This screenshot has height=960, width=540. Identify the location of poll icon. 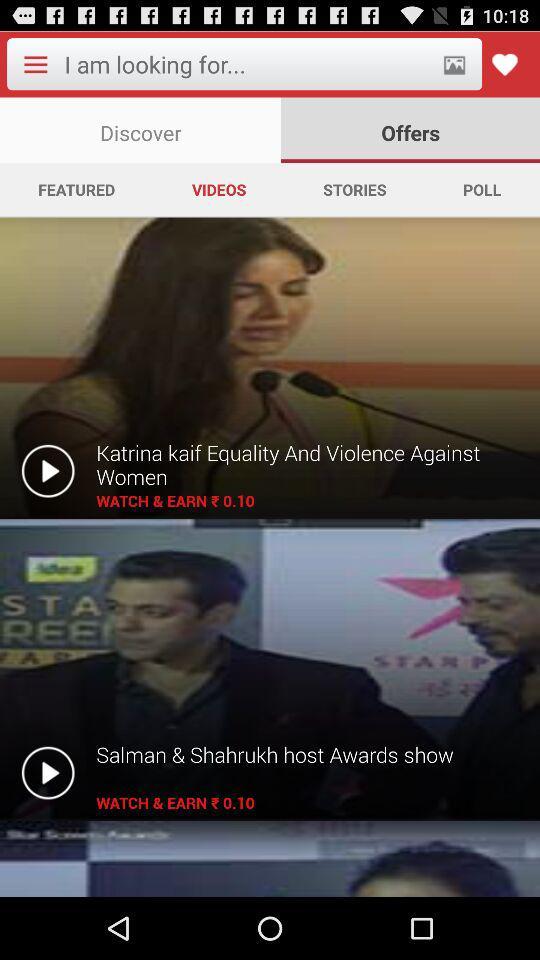
(481, 189).